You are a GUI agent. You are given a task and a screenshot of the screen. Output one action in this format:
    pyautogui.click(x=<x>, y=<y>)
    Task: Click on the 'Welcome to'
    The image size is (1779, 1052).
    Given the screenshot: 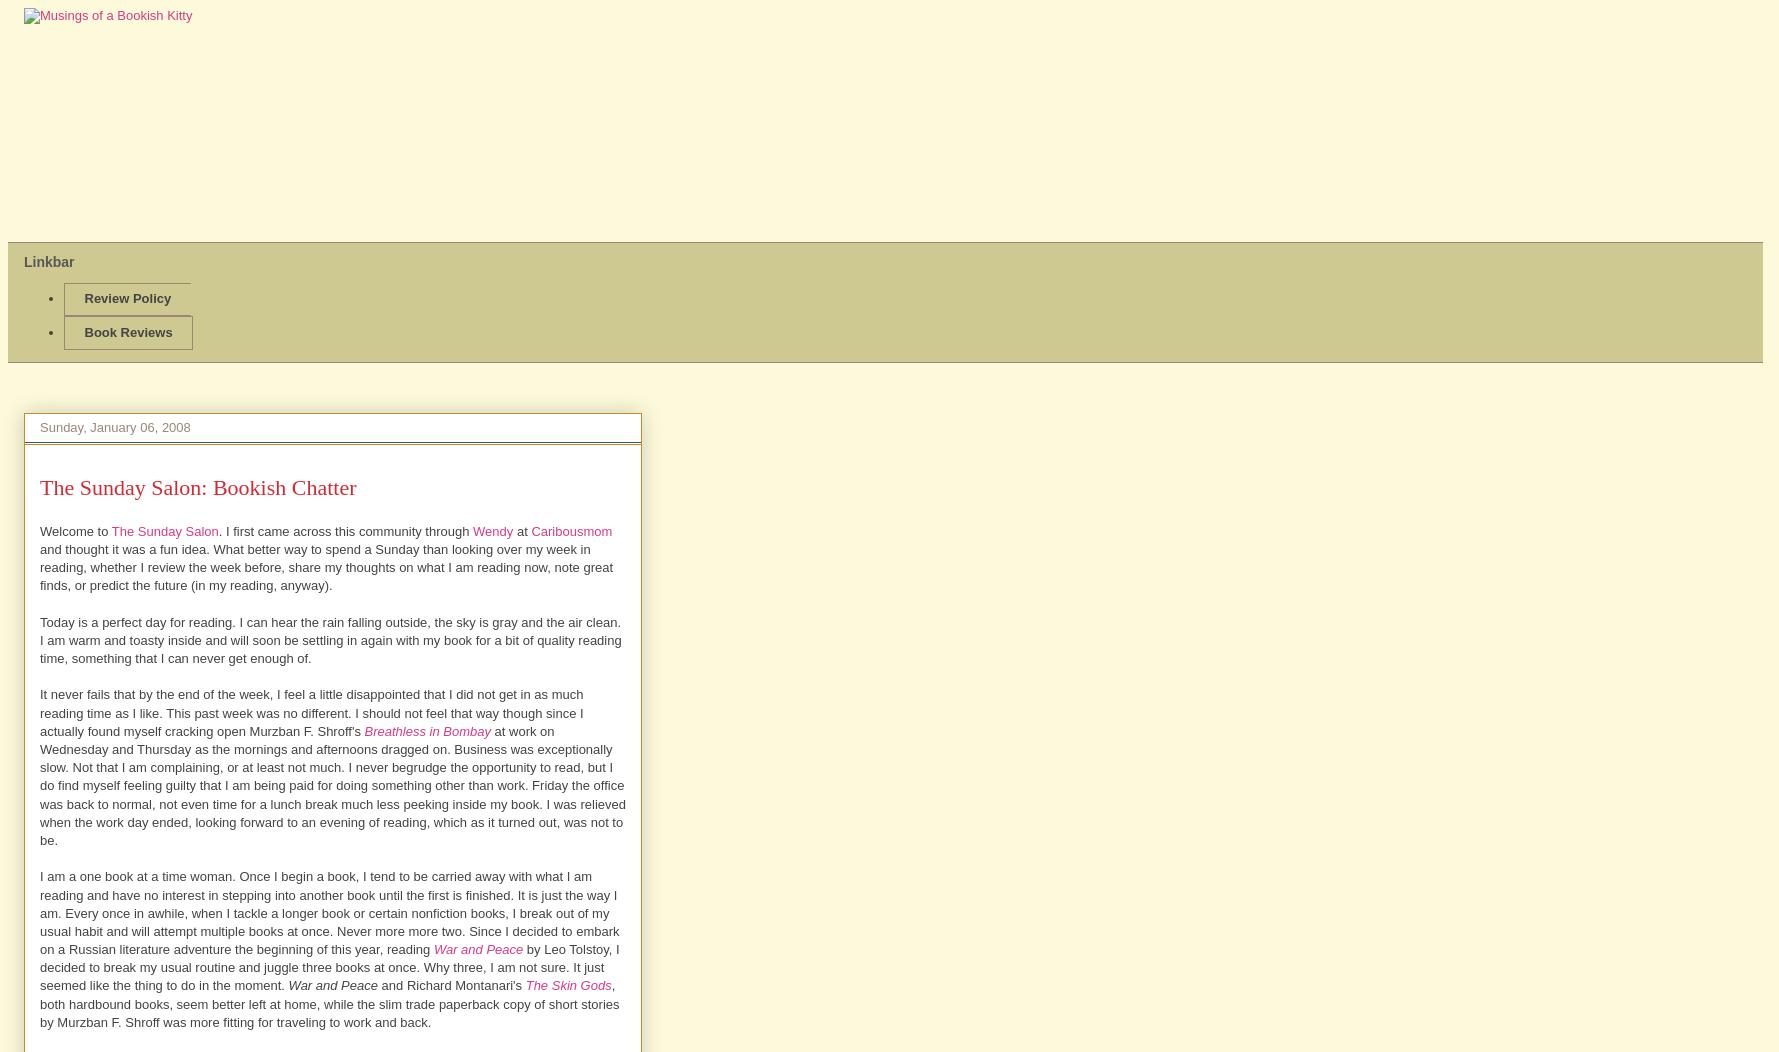 What is the action you would take?
    pyautogui.click(x=74, y=530)
    